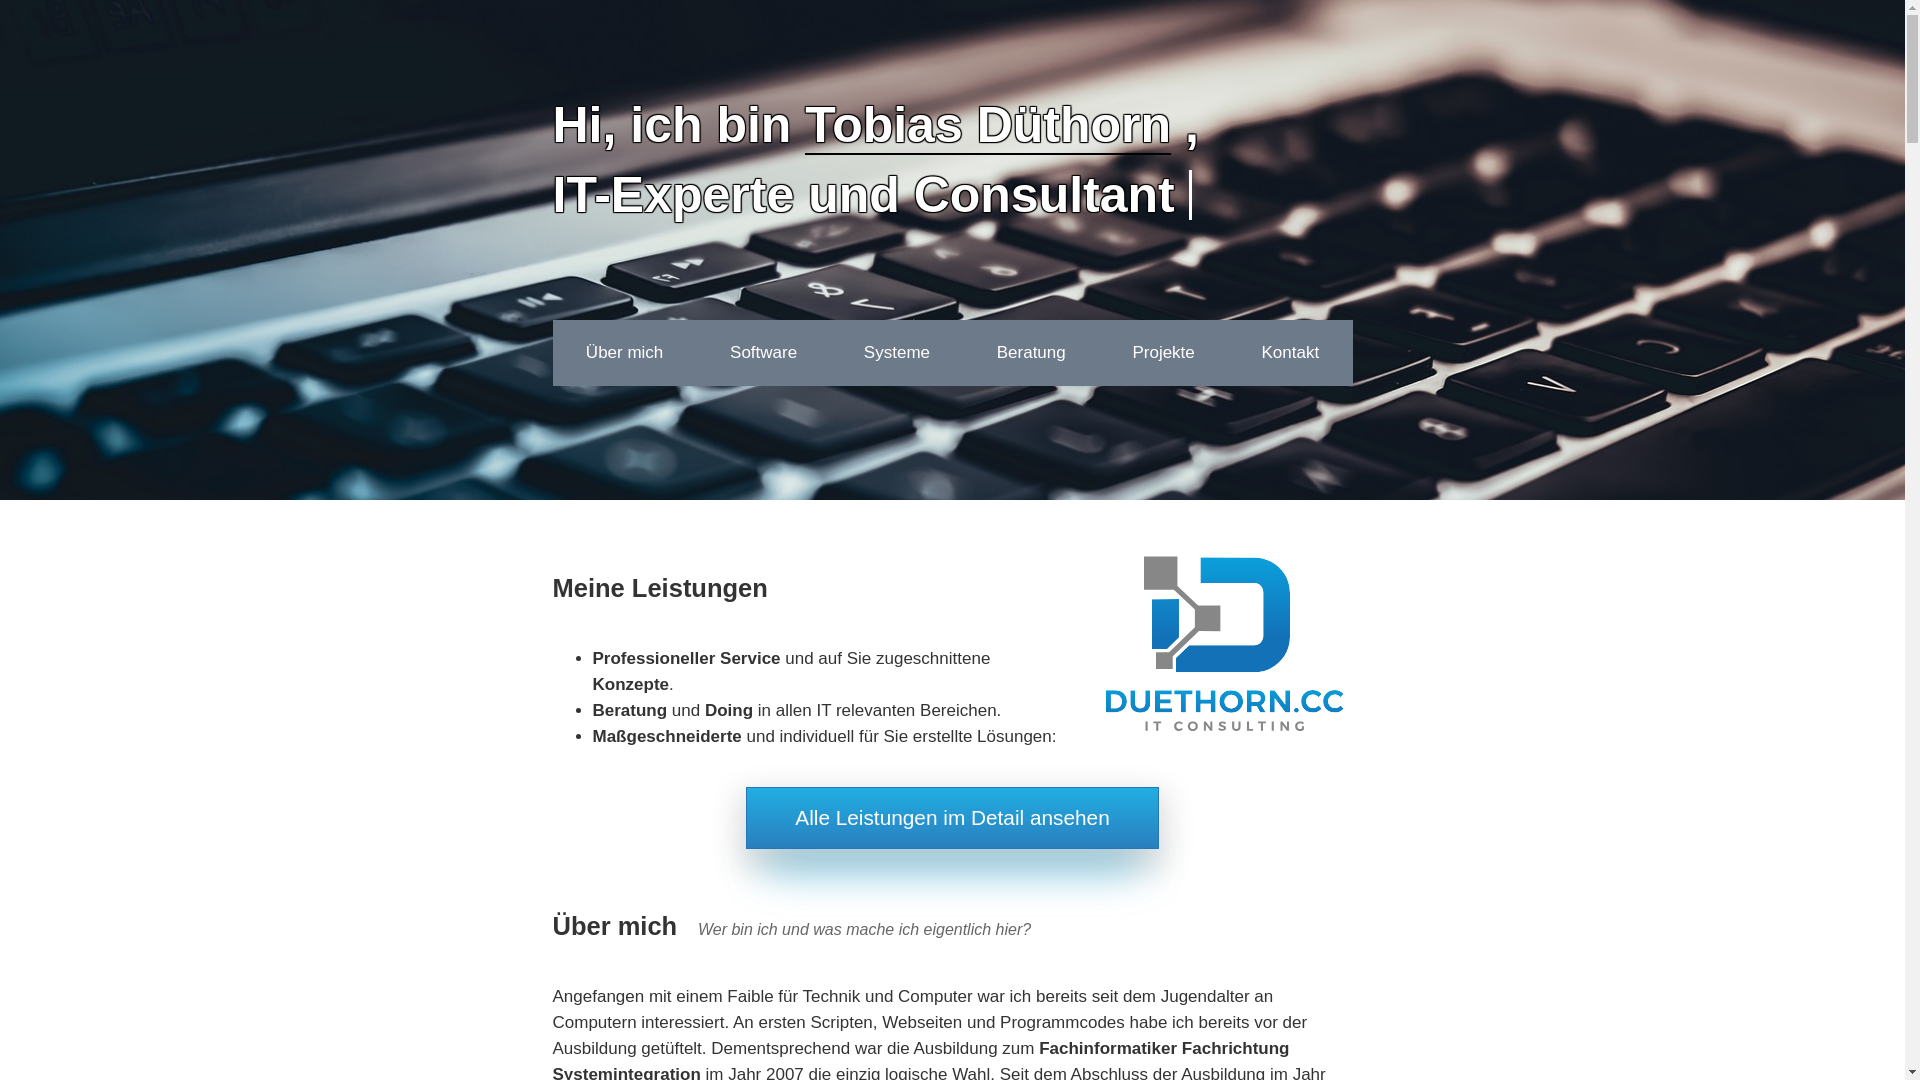  Describe the element at coordinates (762, 352) in the screenshot. I see `'Software'` at that location.